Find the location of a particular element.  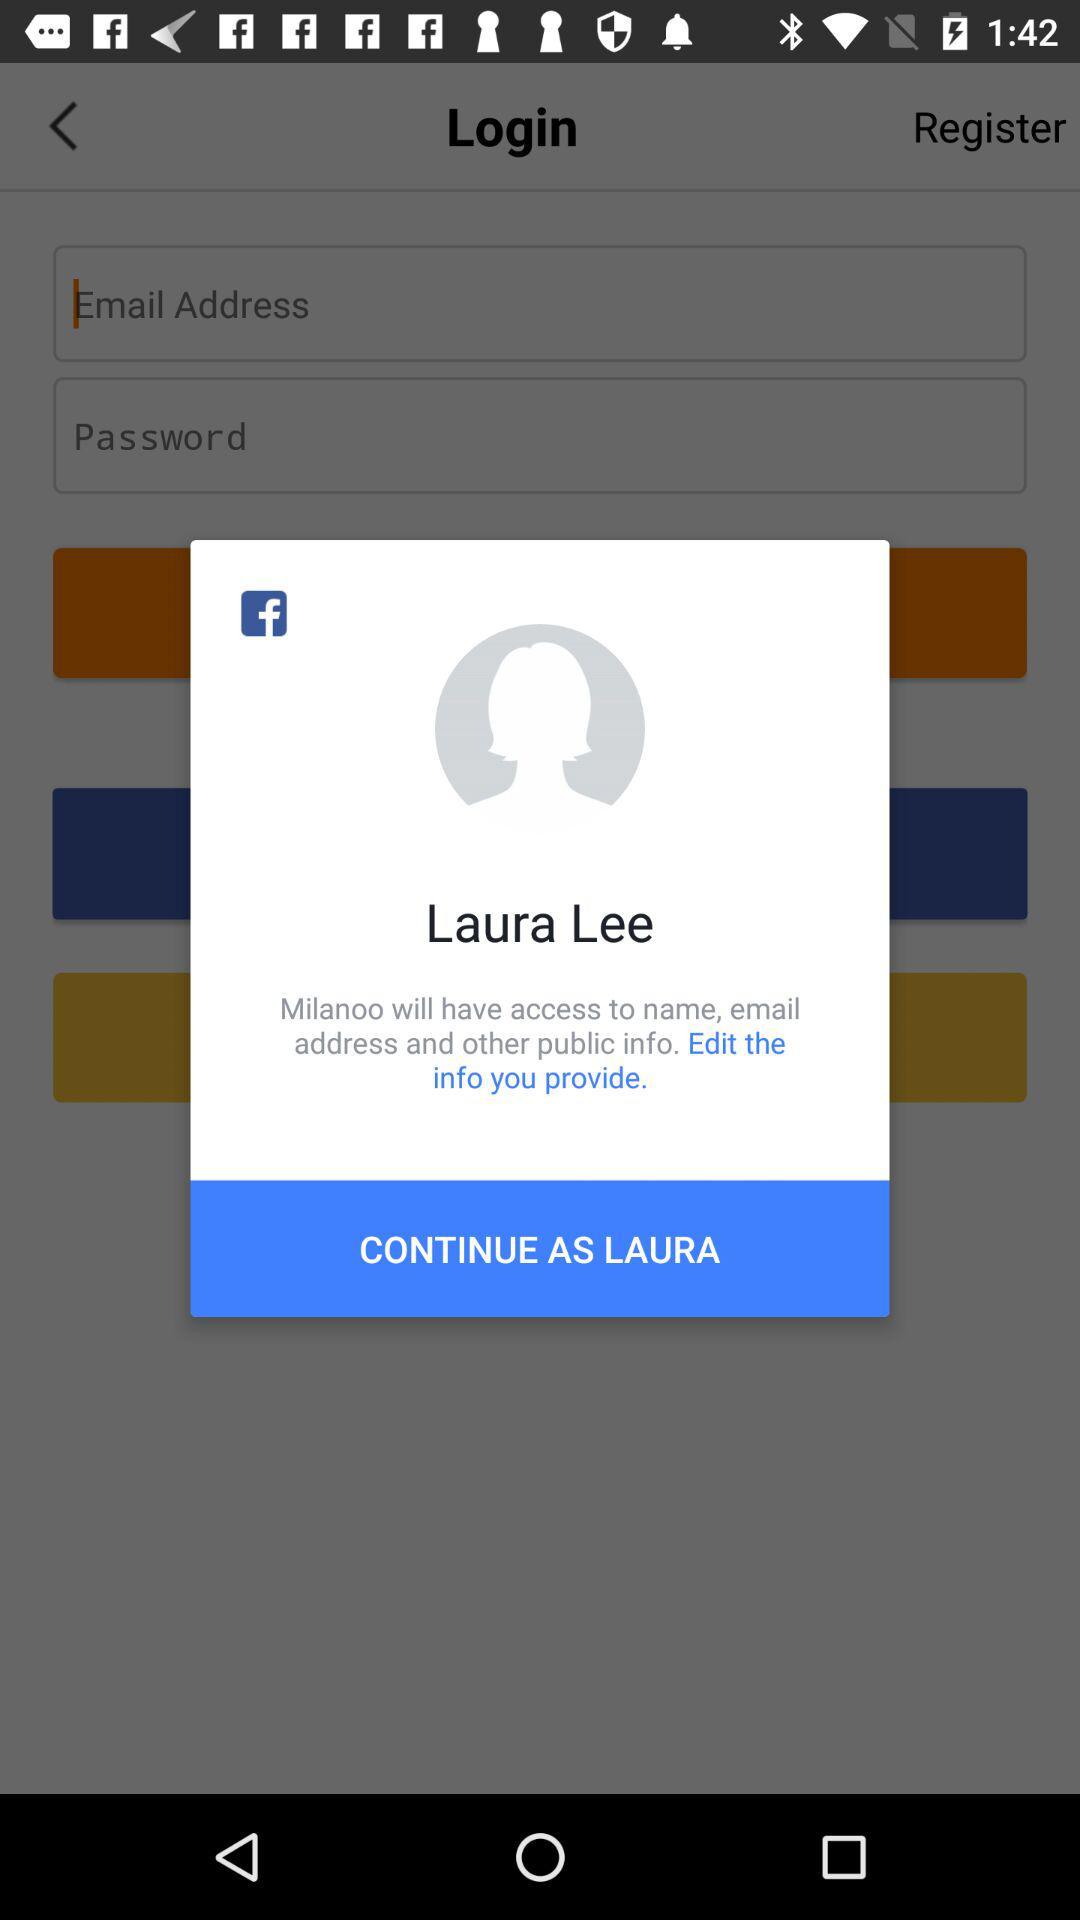

continue as laura item is located at coordinates (540, 1247).